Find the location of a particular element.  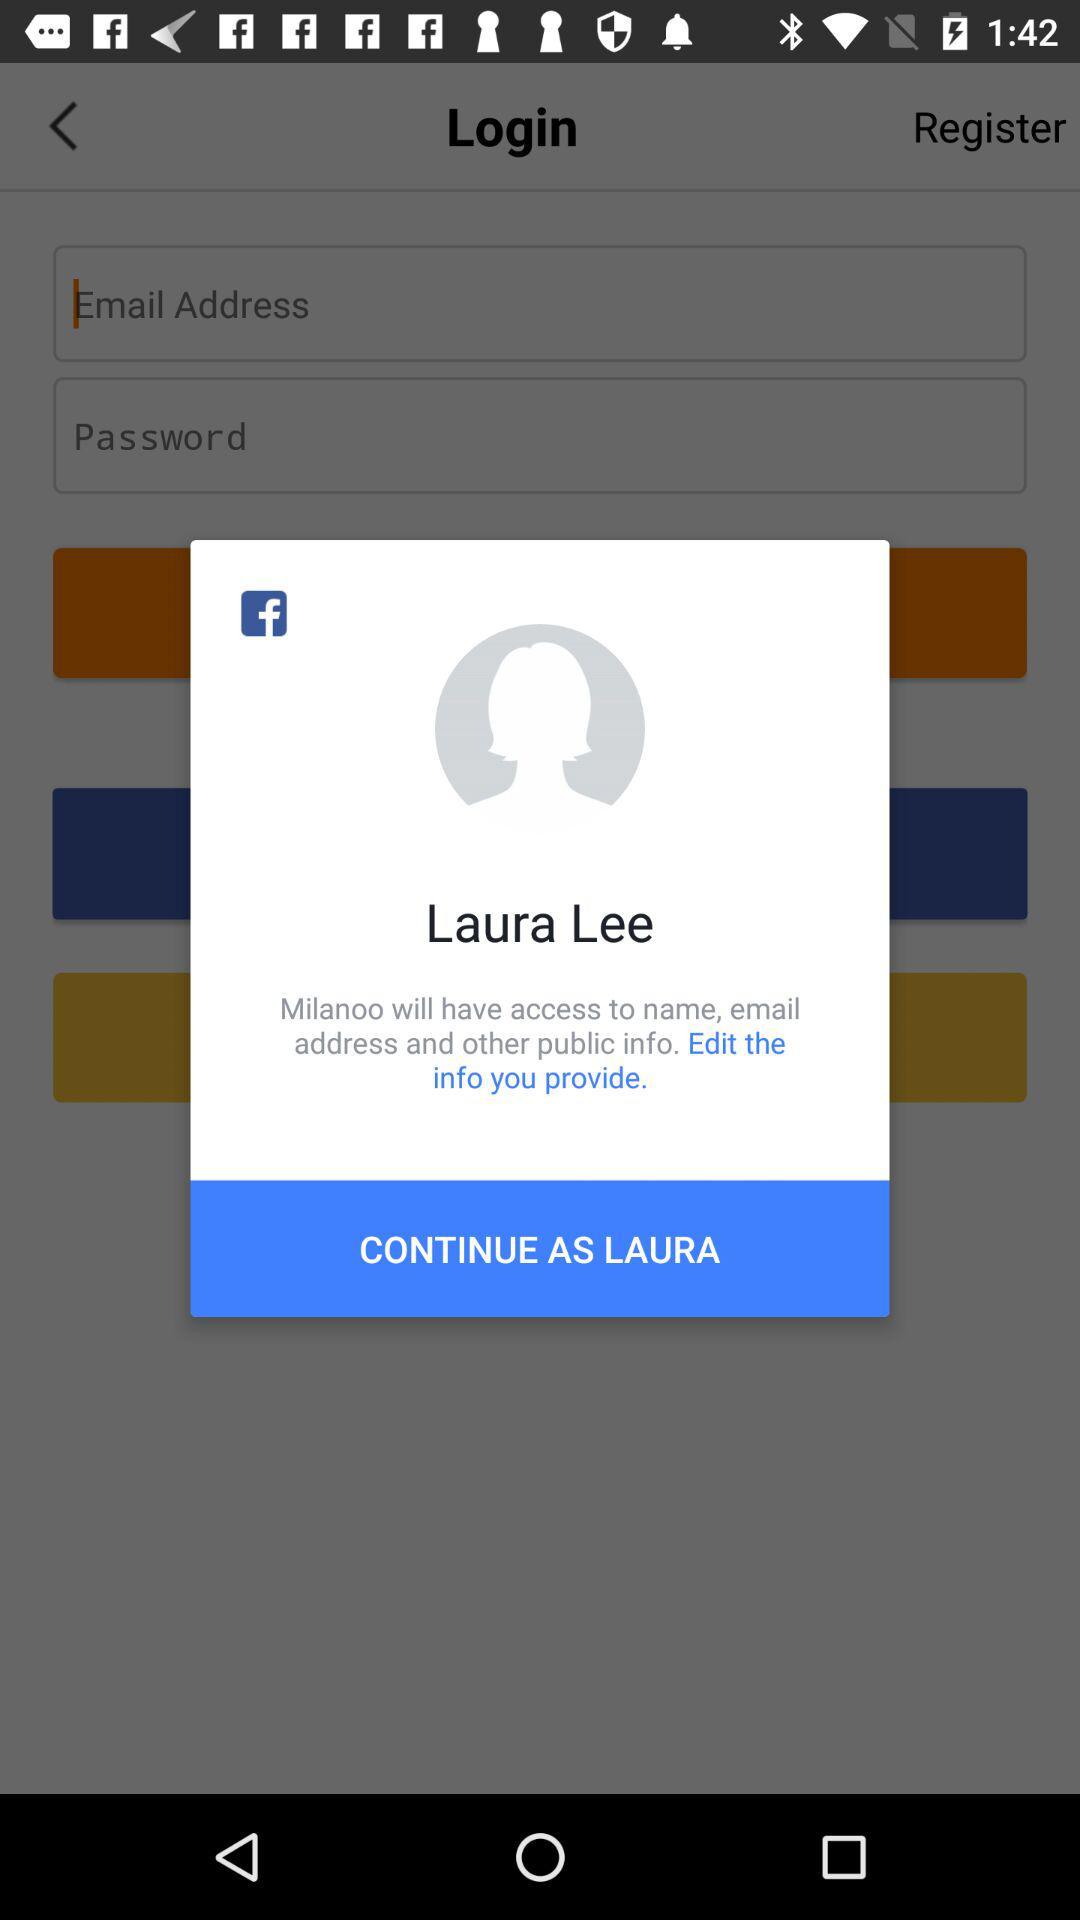

continue as laura item is located at coordinates (540, 1247).